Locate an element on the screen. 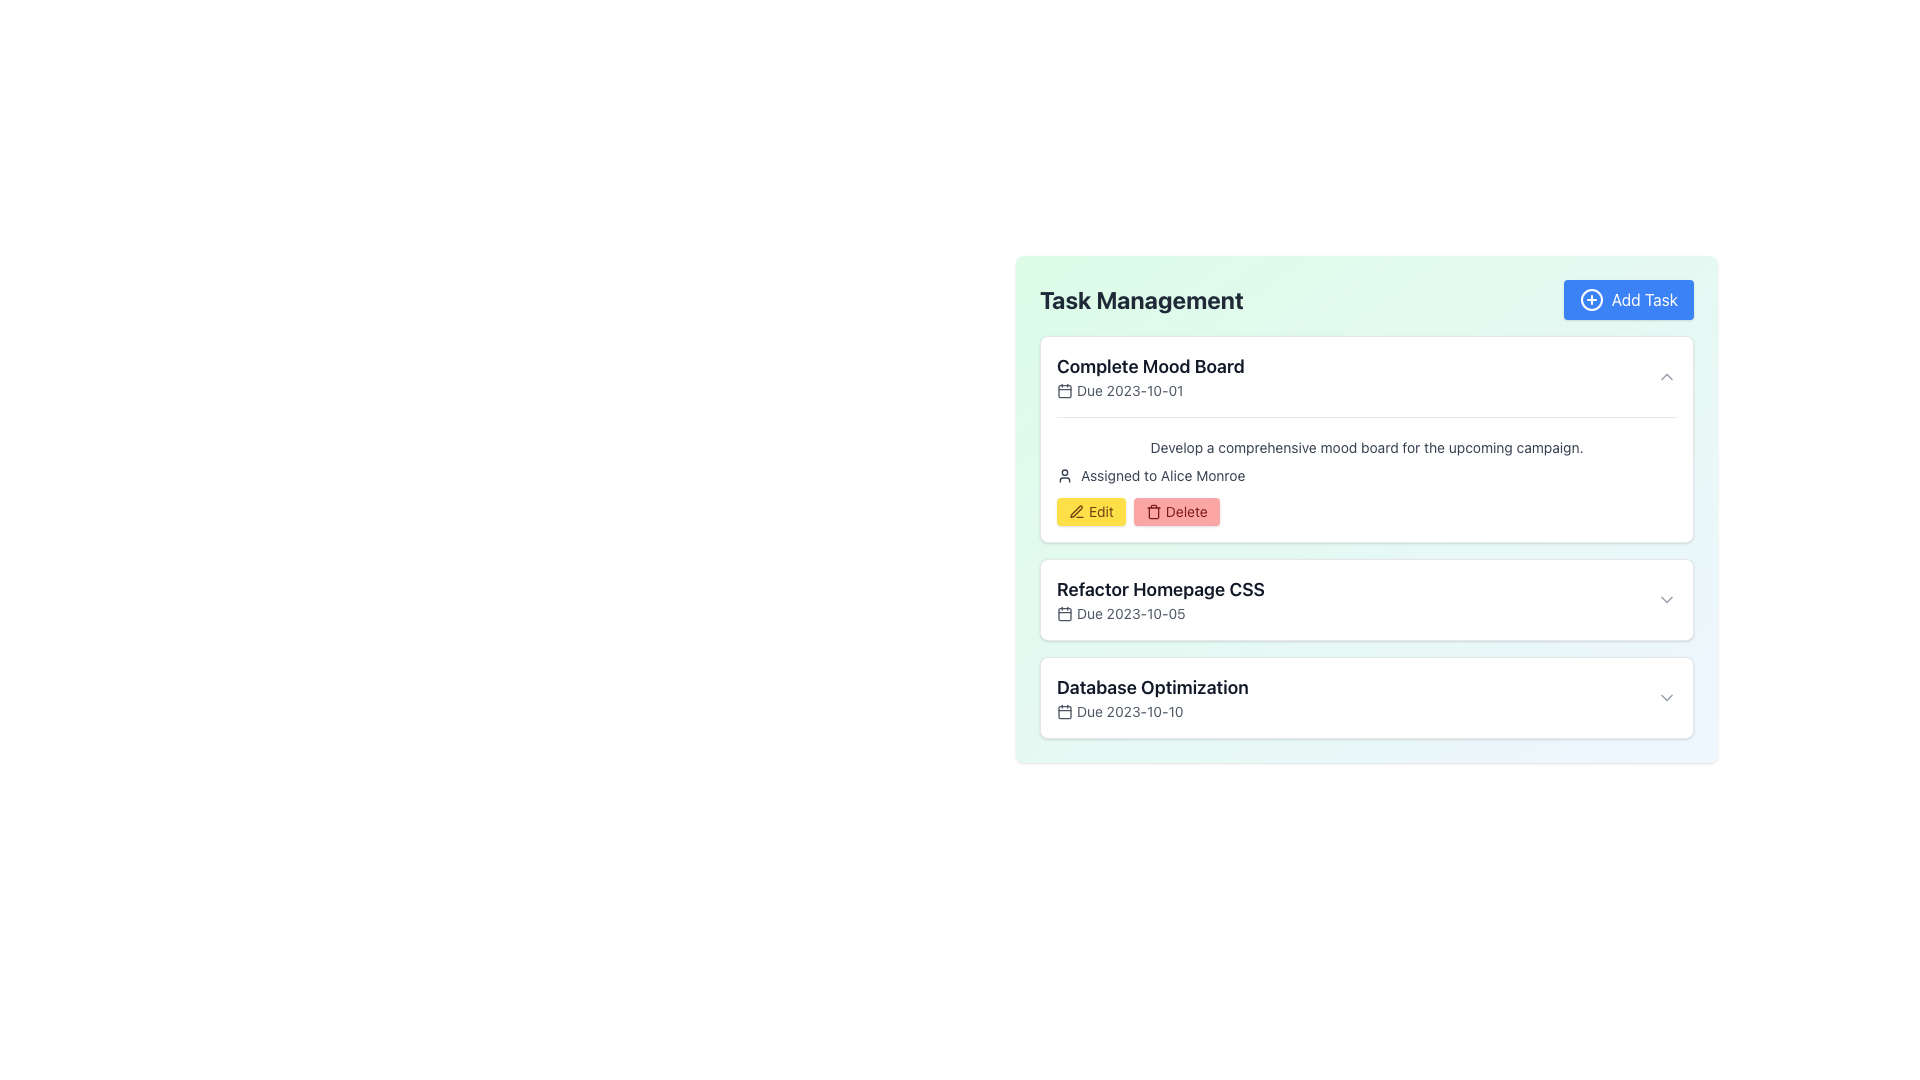 This screenshot has height=1080, width=1920. the Dropdown indicator (chevron icon) which is styled in gray and turns blue upon hover, located to the far right of the section containing 'Refactor Homepage CSS' and 'Due 2023-10-05' is located at coordinates (1666, 599).